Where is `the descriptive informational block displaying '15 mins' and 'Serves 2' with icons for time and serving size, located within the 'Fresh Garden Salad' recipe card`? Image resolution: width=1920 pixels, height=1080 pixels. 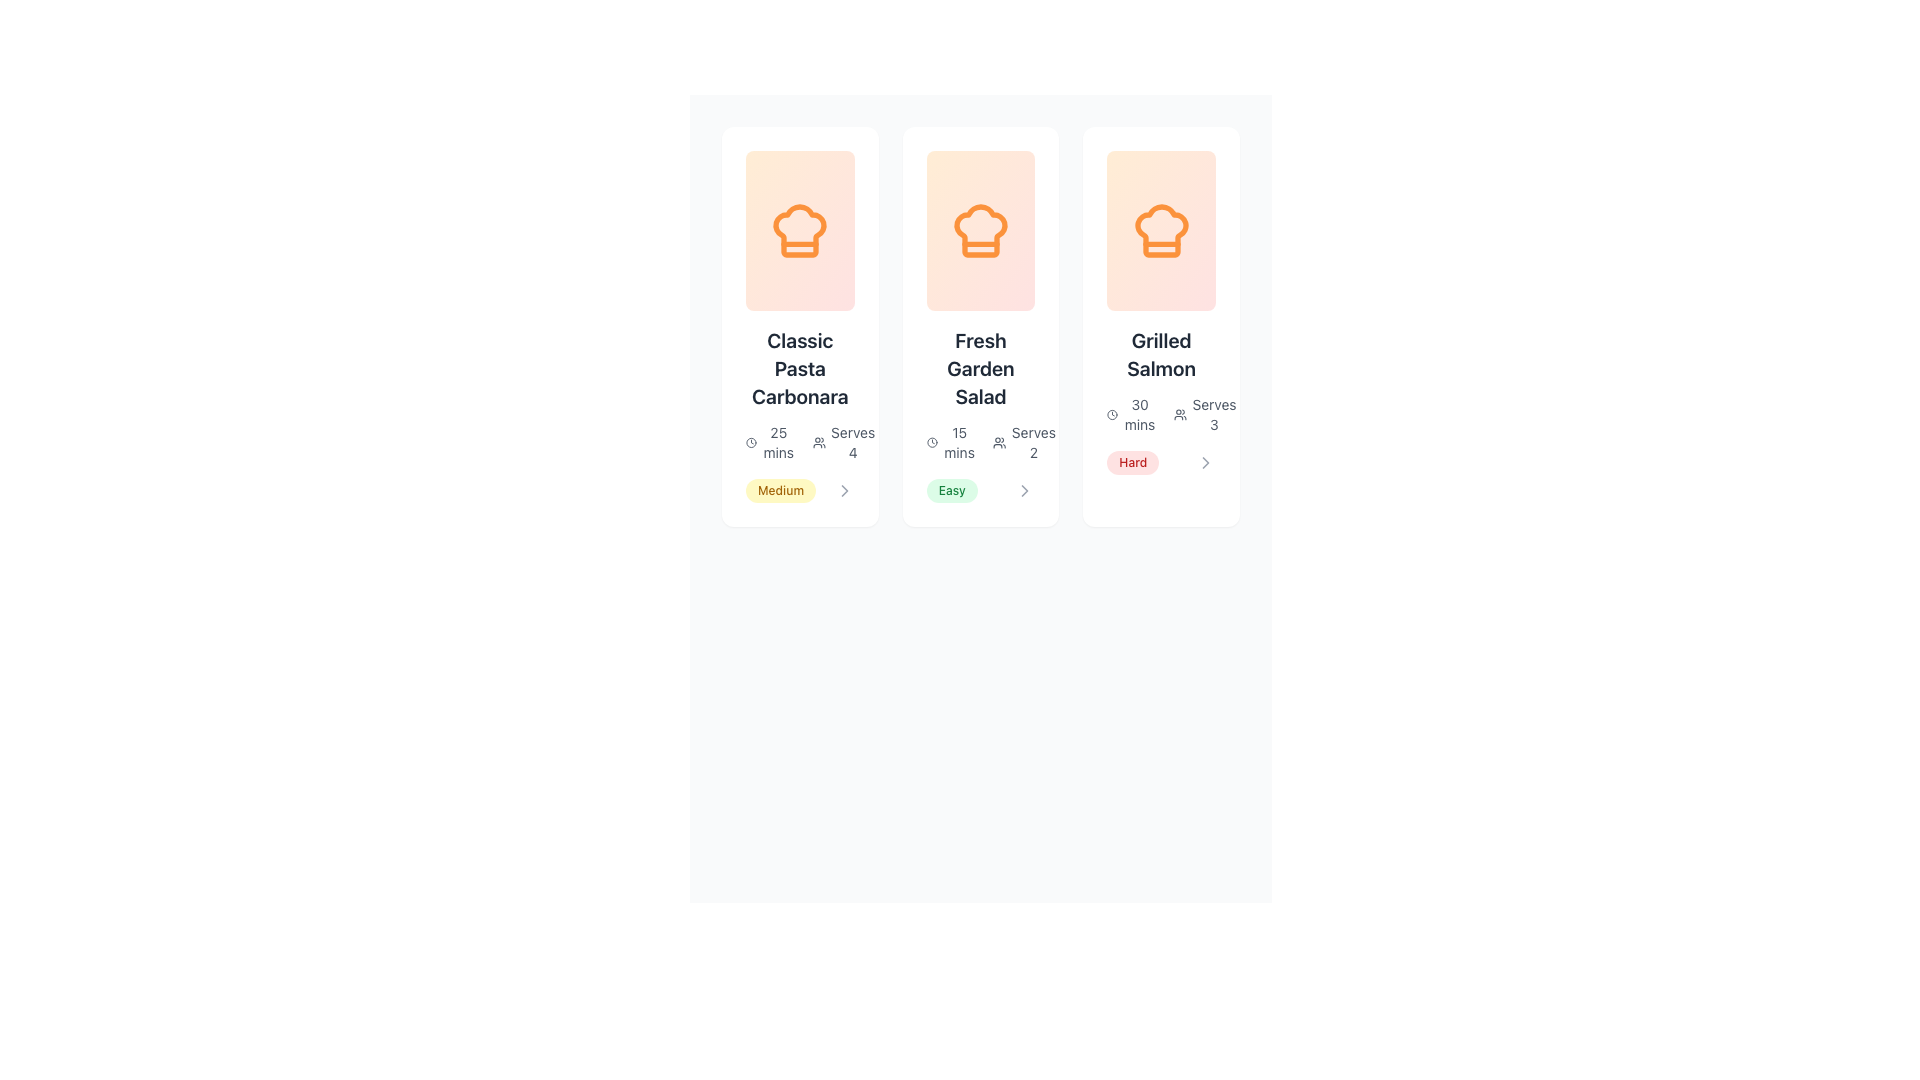 the descriptive informational block displaying '15 mins' and 'Serves 2' with icons for time and serving size, located within the 'Fresh Garden Salad' recipe card is located at coordinates (980, 442).